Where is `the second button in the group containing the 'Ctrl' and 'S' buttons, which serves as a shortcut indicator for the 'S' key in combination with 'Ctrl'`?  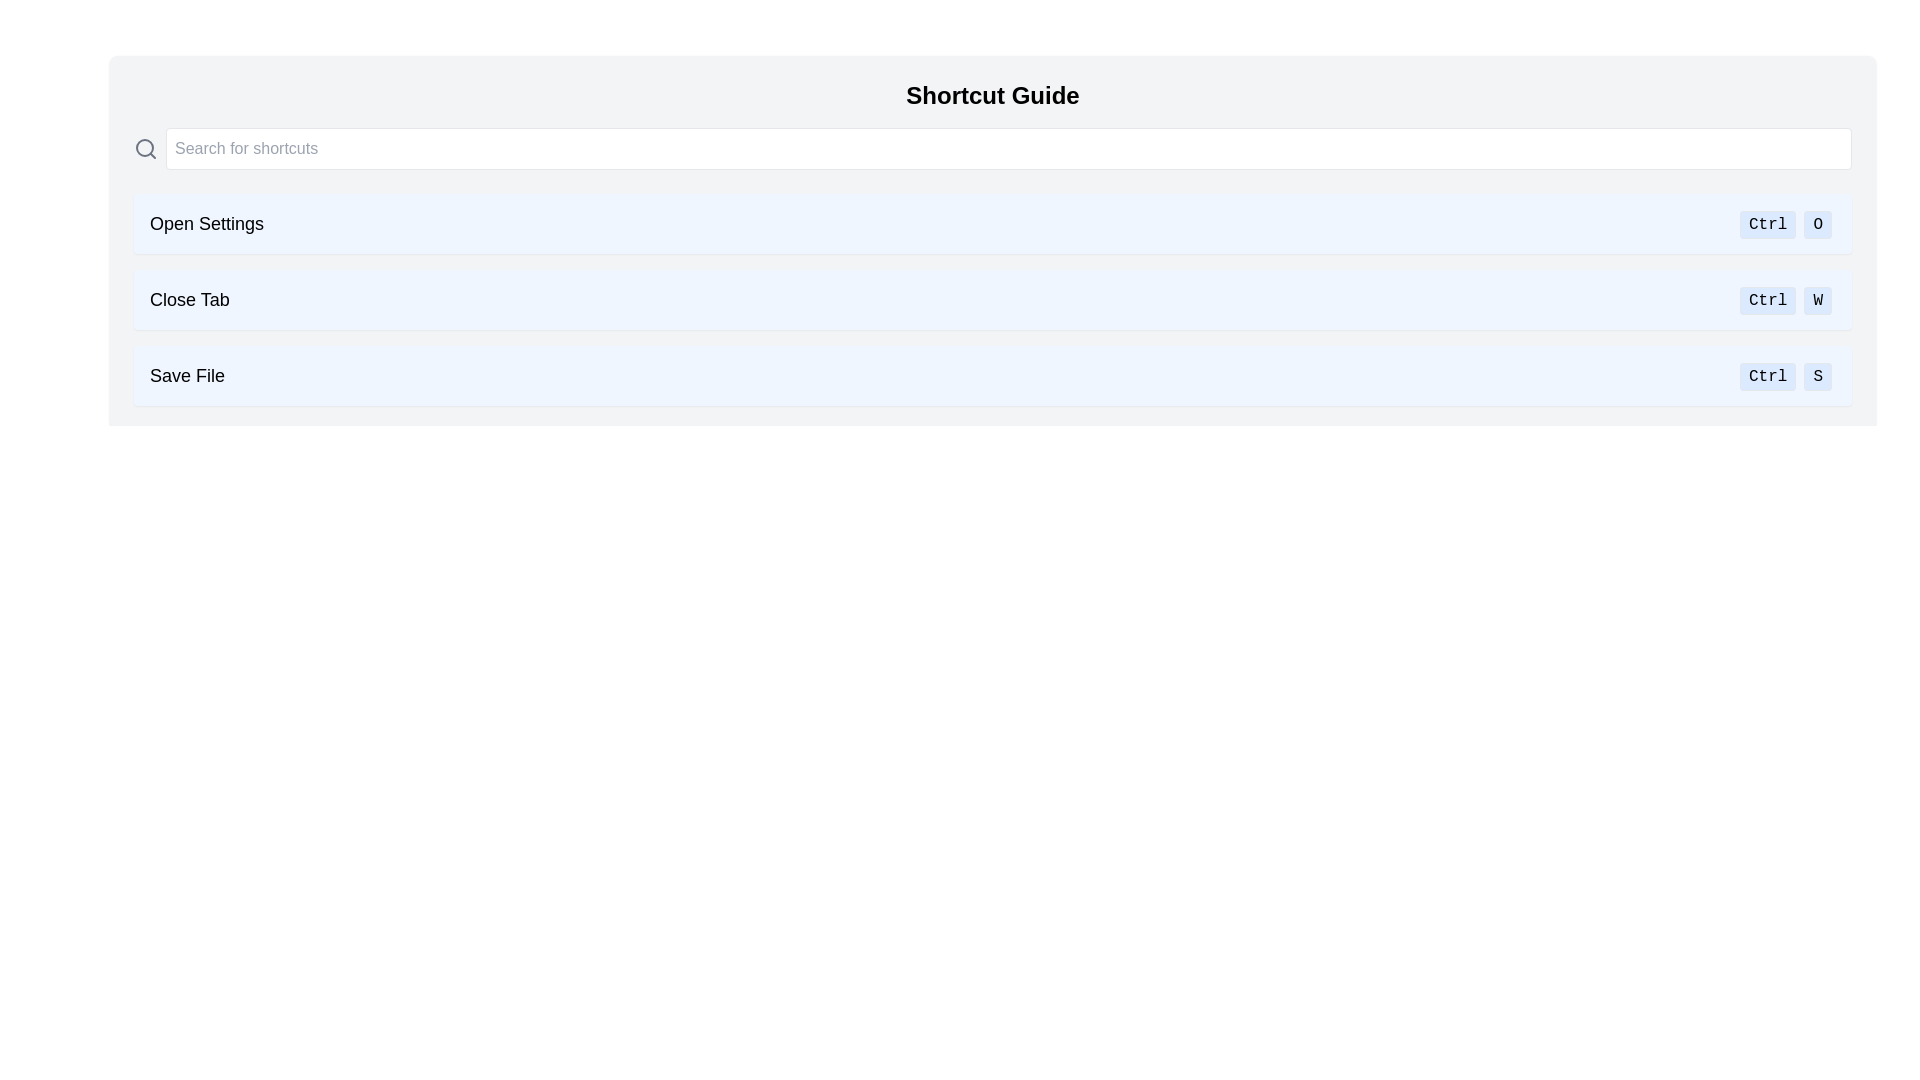
the second button in the group containing the 'Ctrl' and 'S' buttons, which serves as a shortcut indicator for the 'S' key in combination with 'Ctrl' is located at coordinates (1818, 376).